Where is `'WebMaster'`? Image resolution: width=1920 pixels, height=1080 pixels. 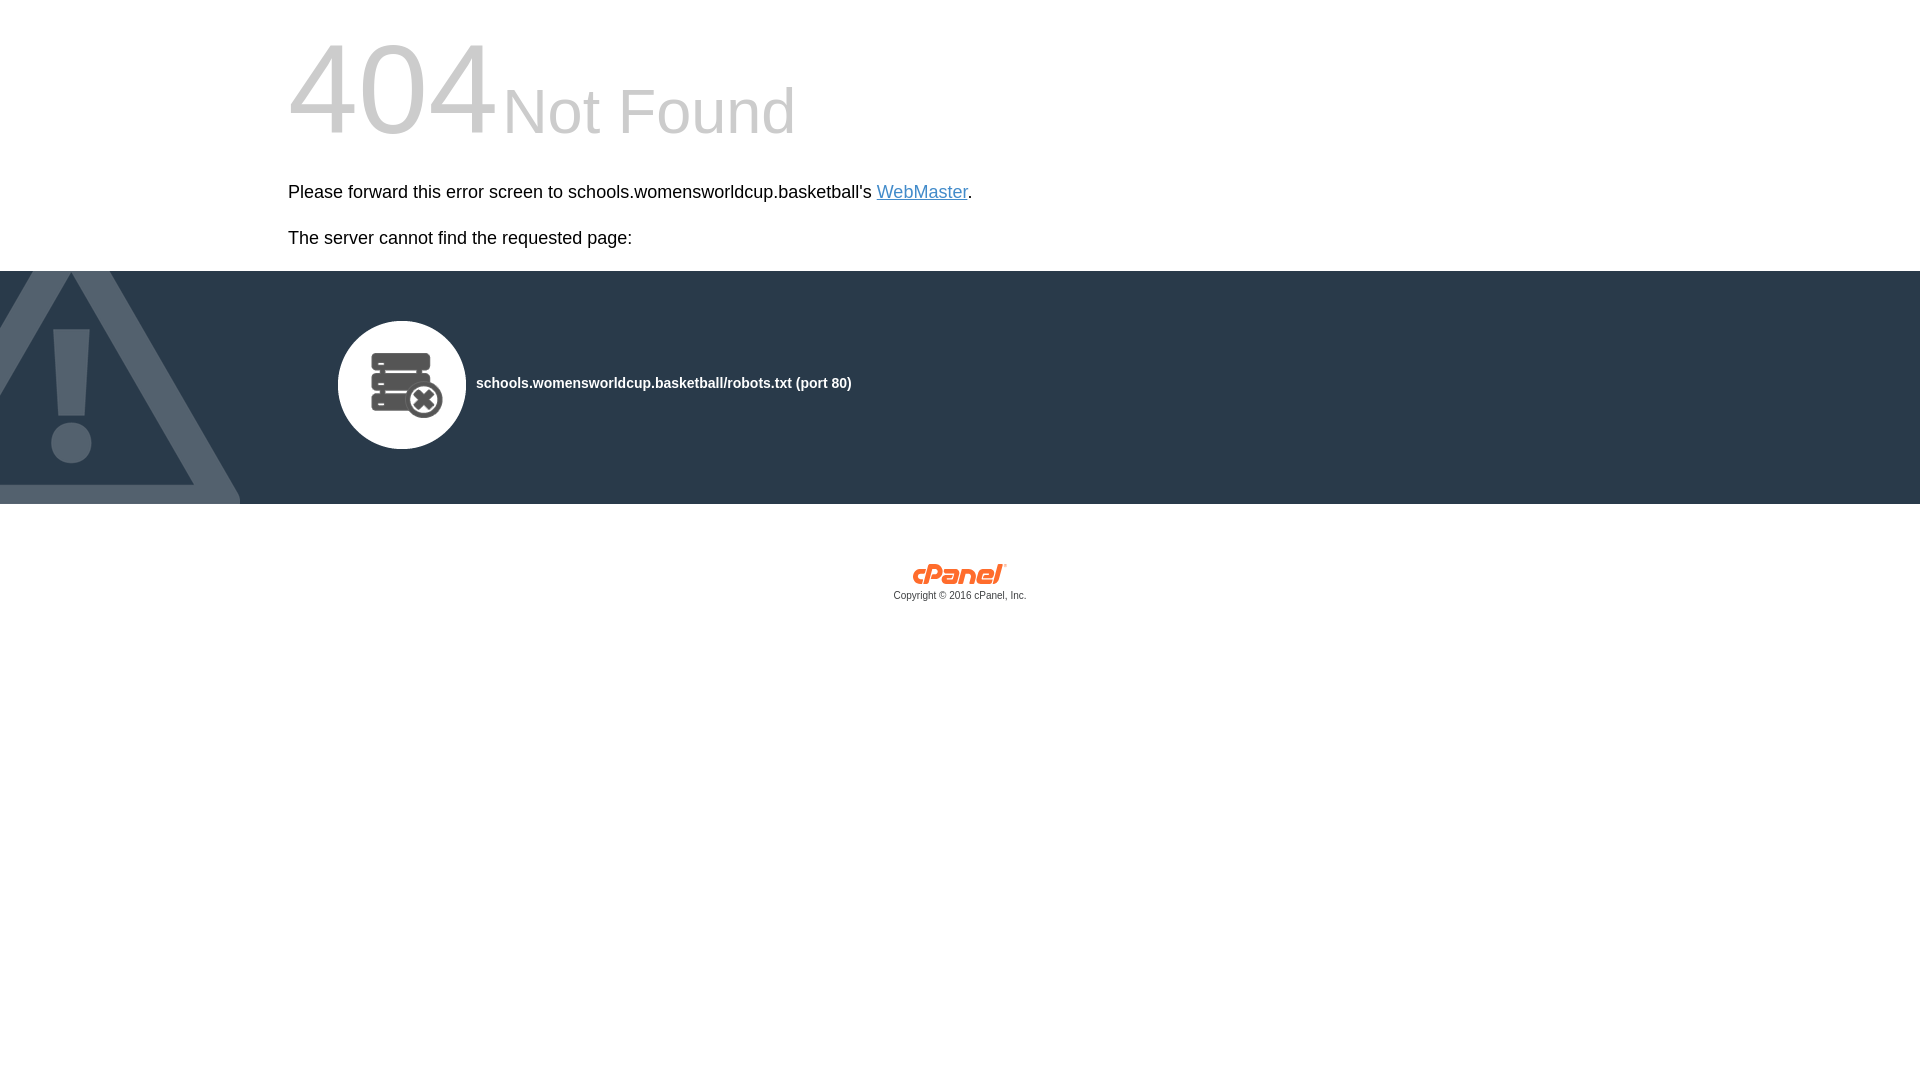
'WebMaster' is located at coordinates (921, 192).